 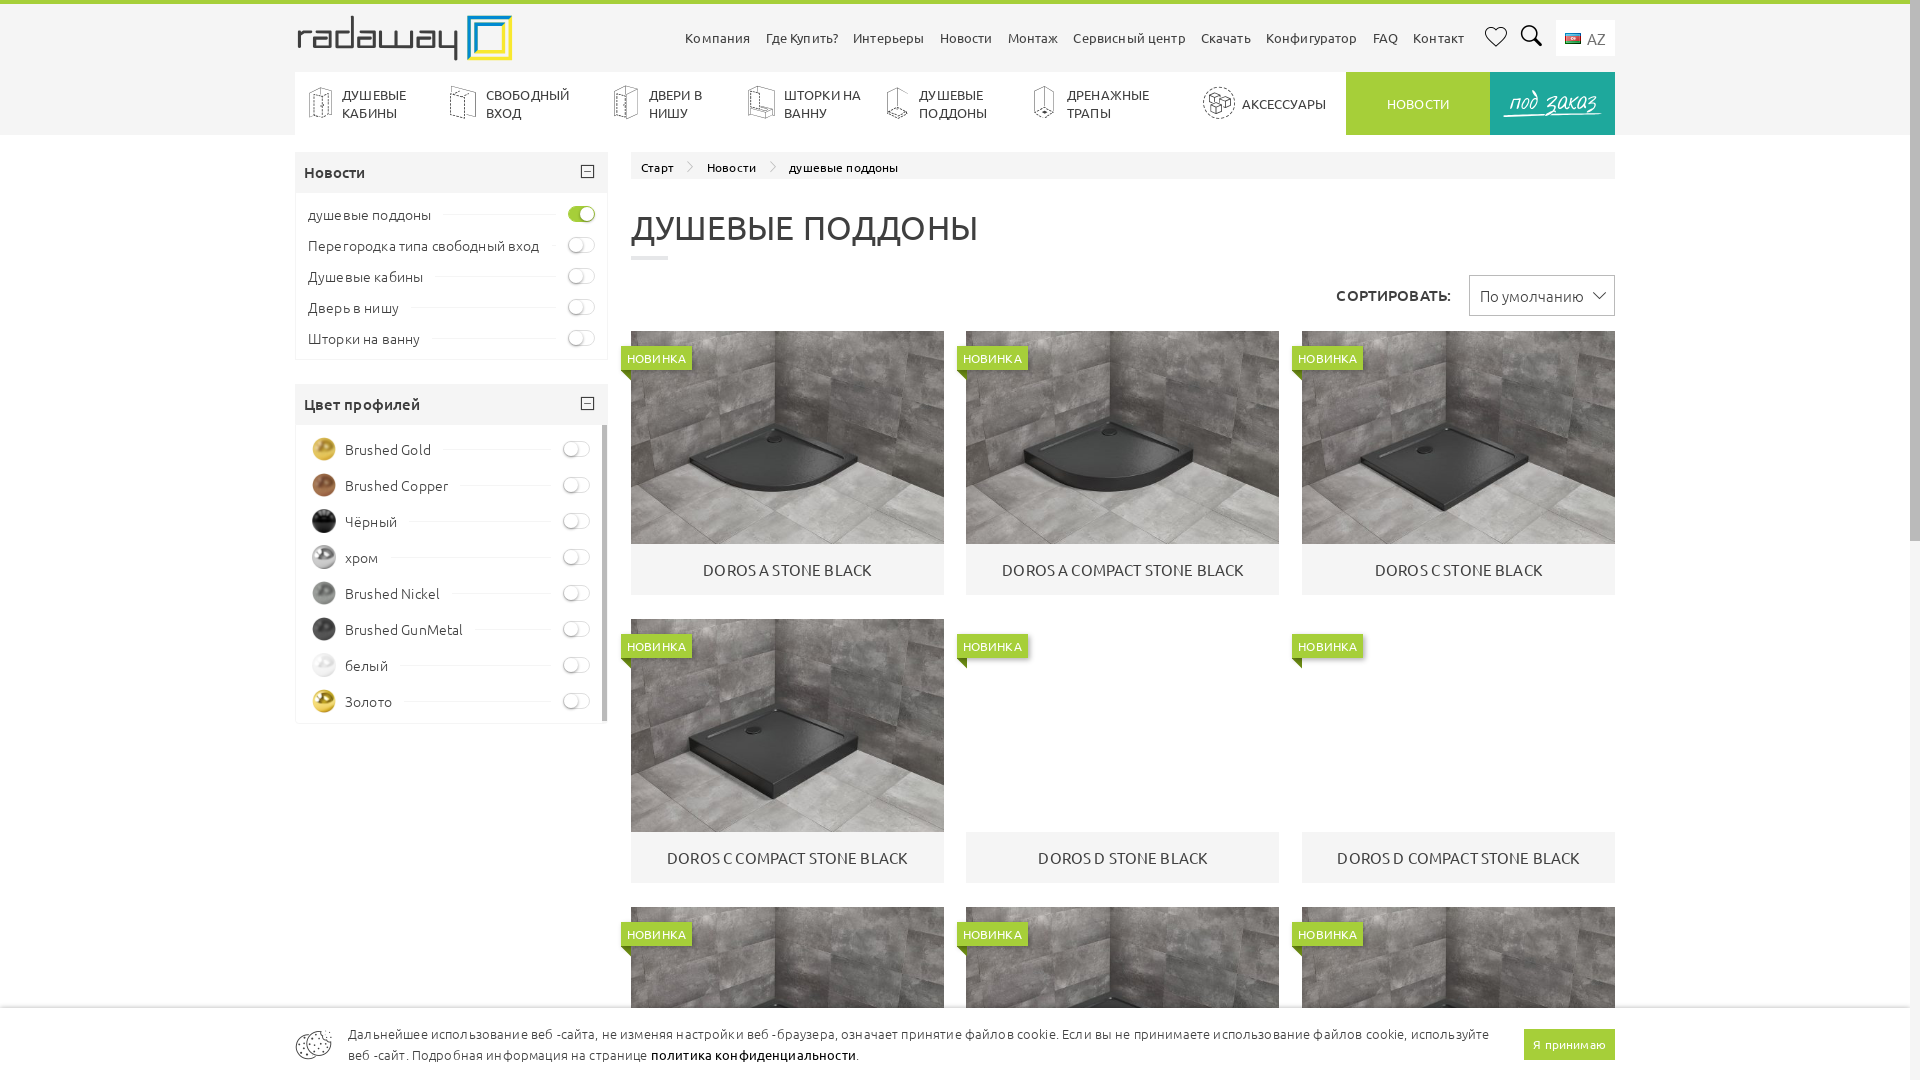 I want to click on '  AZ', so click(x=1584, y=38).